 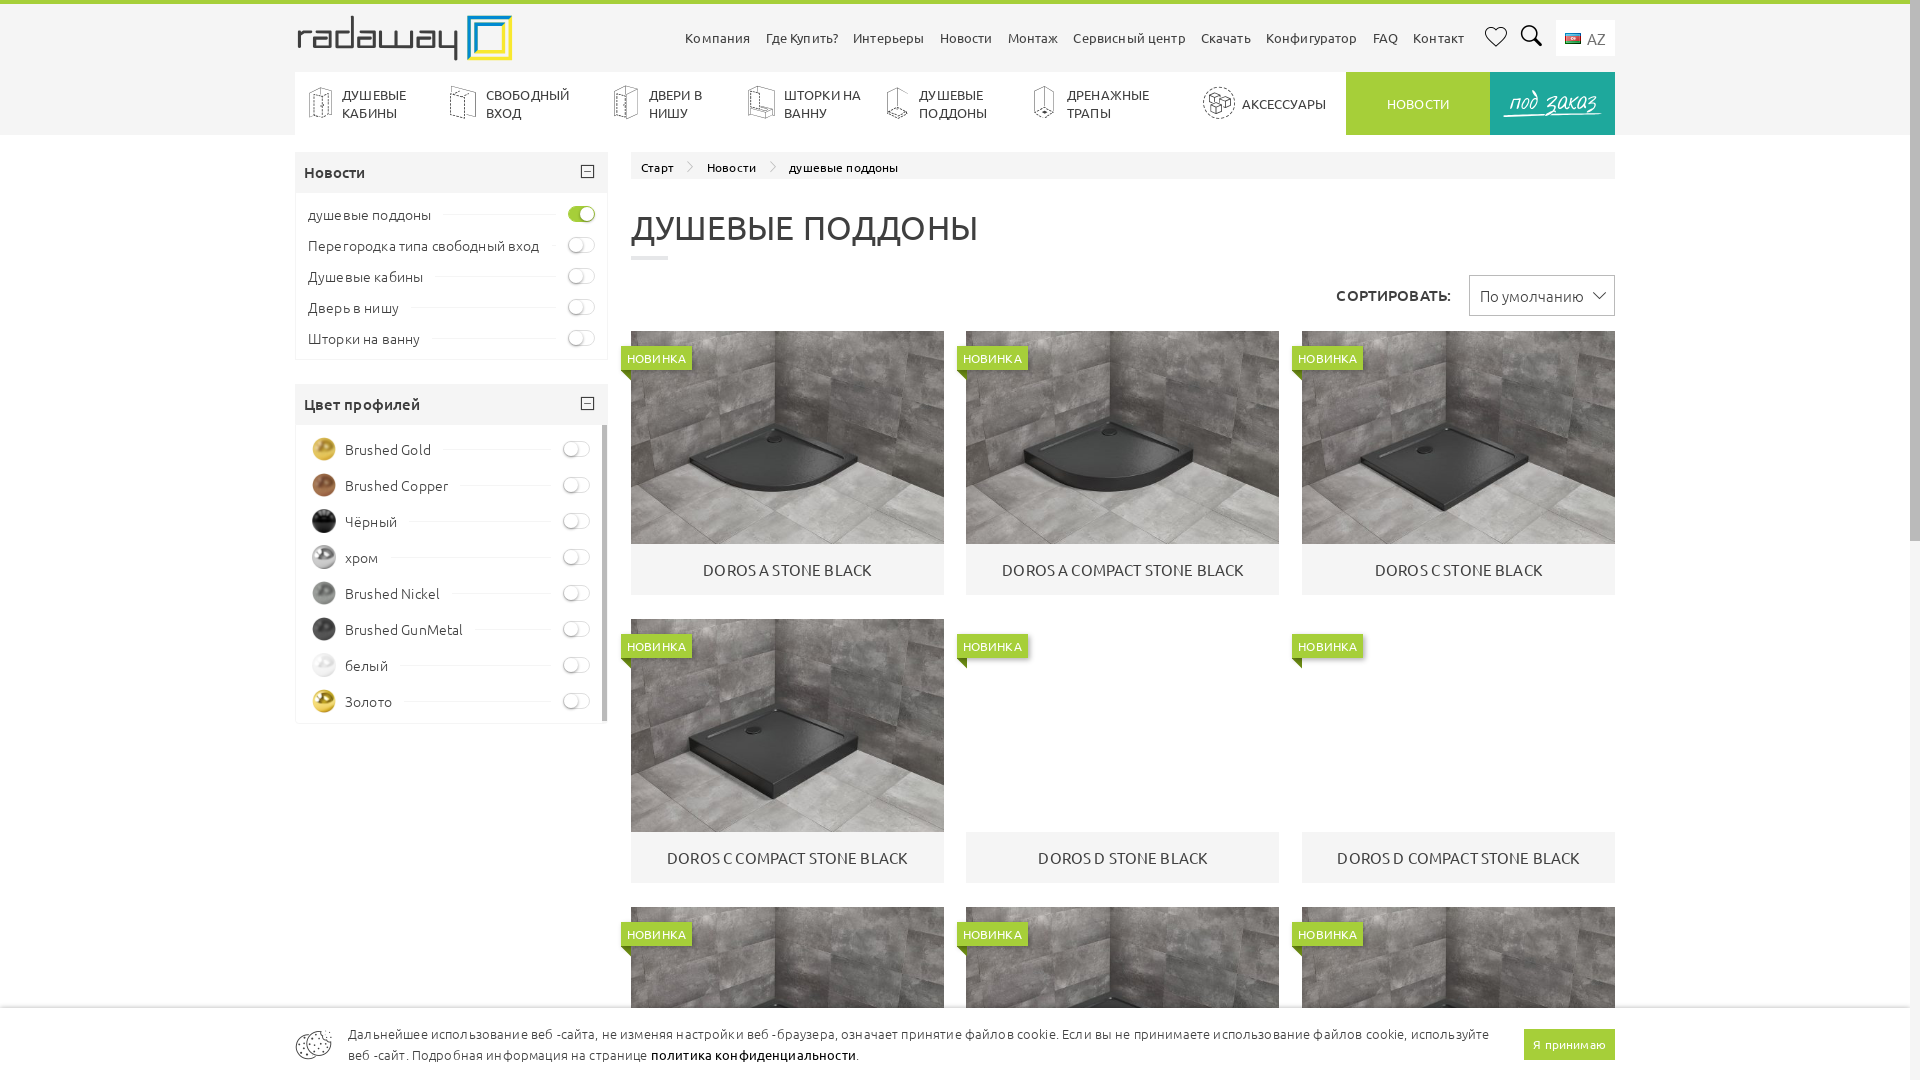 I want to click on '  AZ', so click(x=1584, y=38).